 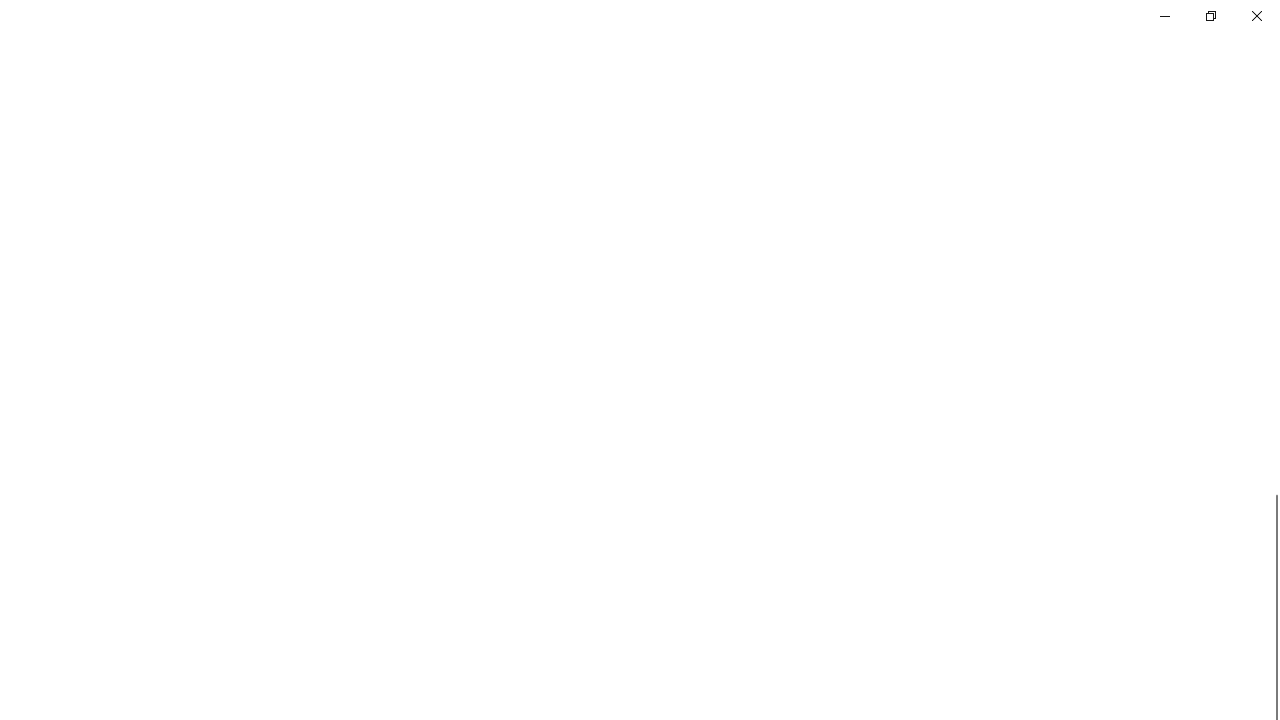 I want to click on 'Restore Settings', so click(x=1209, y=15).